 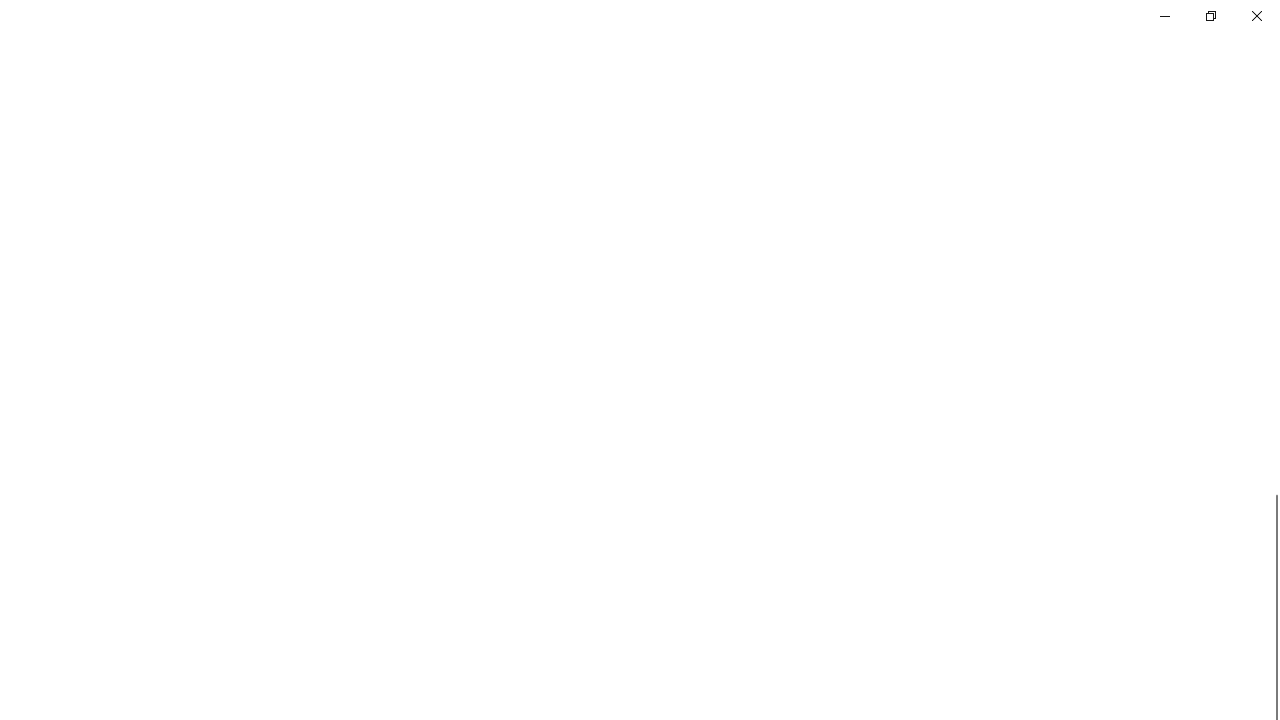 I want to click on 'Restore Settings', so click(x=1209, y=15).